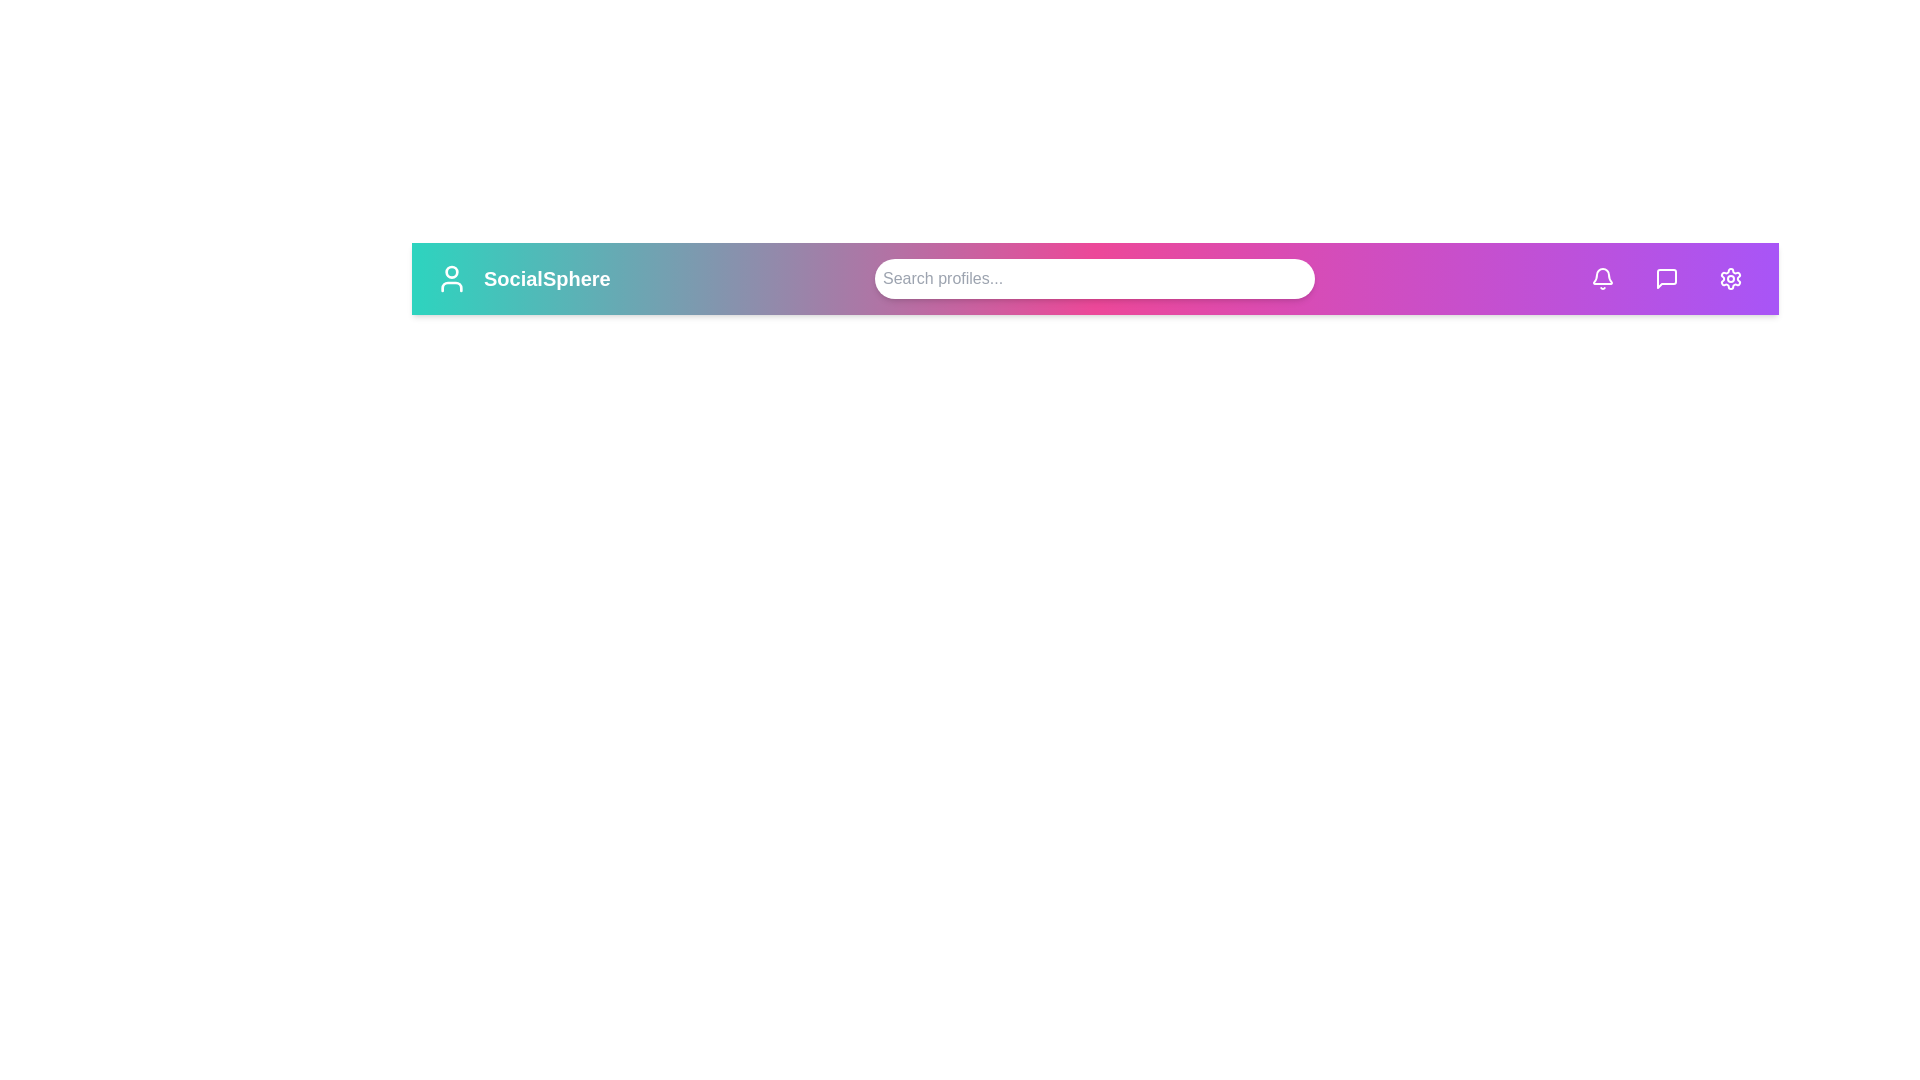 This screenshot has width=1920, height=1080. Describe the element at coordinates (1730, 278) in the screenshot. I see `the settings icon to open the configuration menu` at that location.